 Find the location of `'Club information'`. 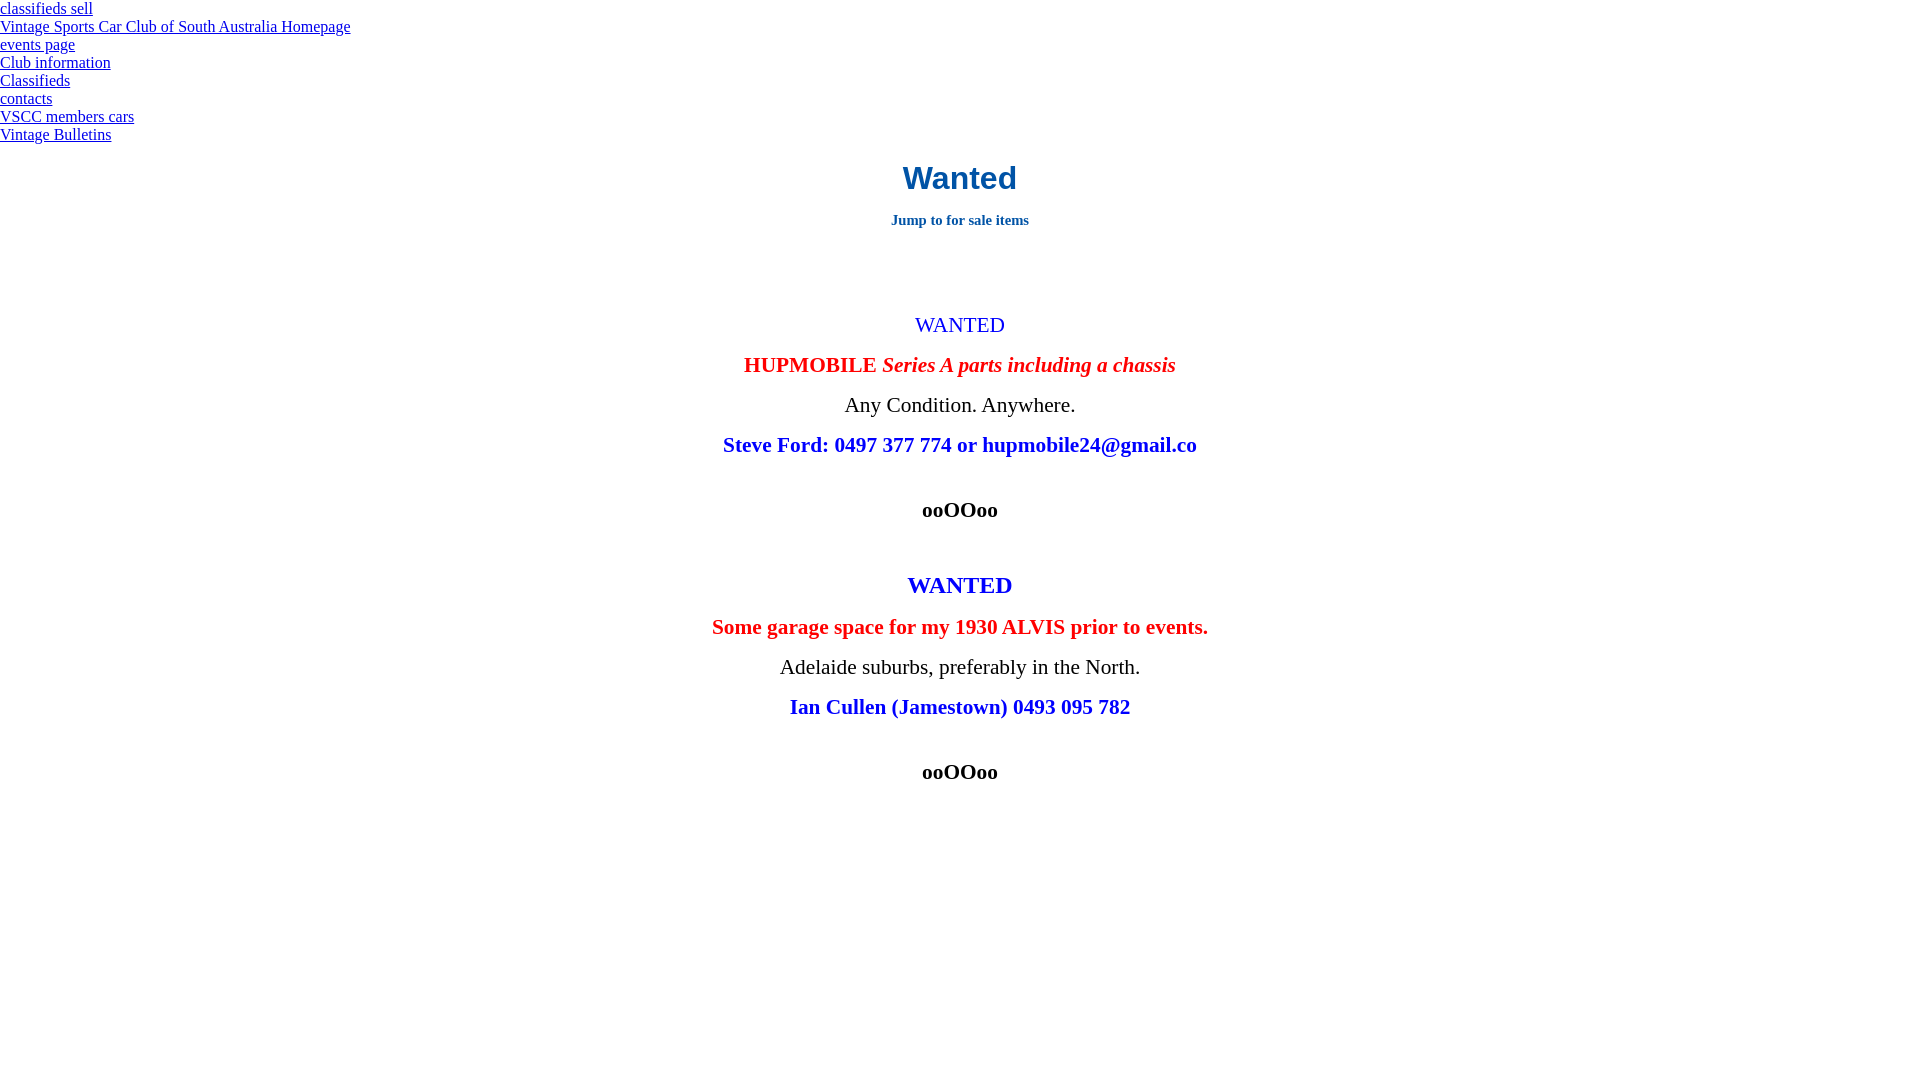

'Club information' is located at coordinates (0, 61).